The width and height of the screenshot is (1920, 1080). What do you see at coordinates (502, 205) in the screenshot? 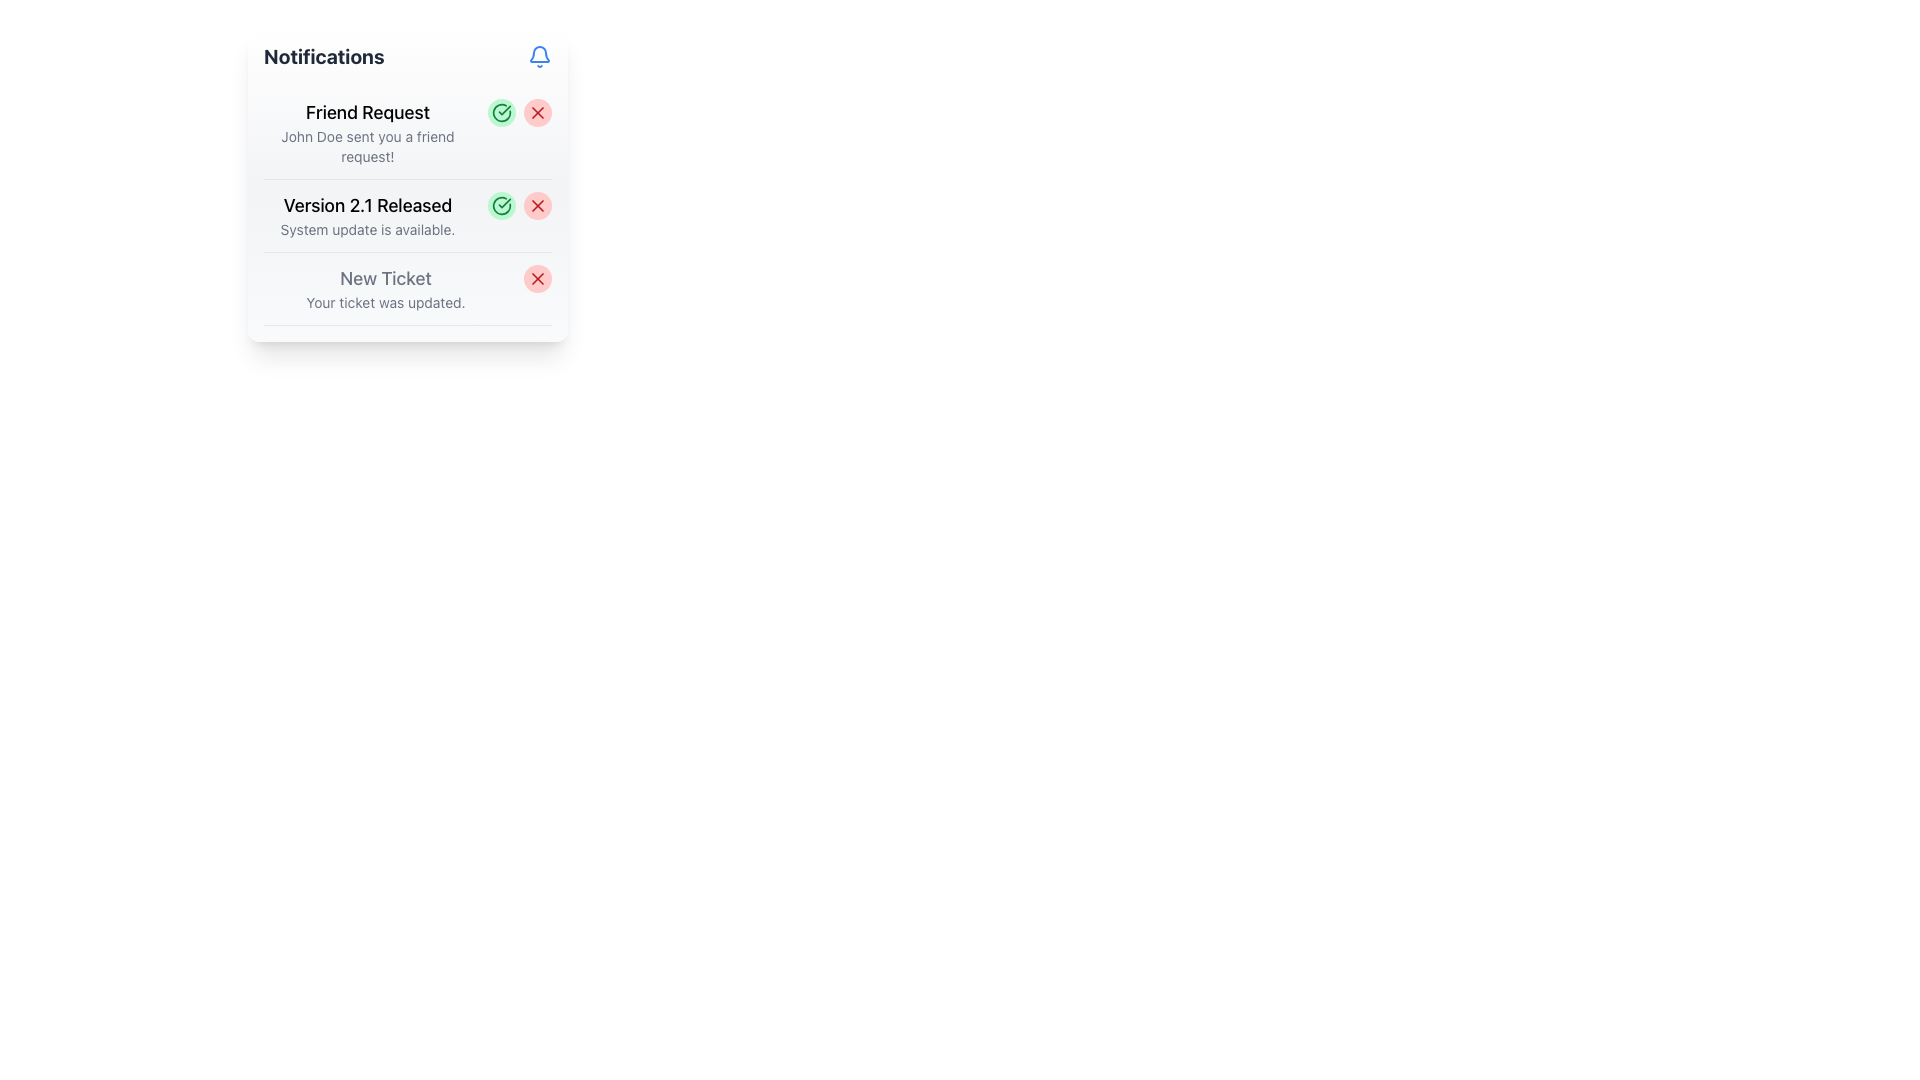
I see `the circular light green button with a dark green checkmark icon` at bounding box center [502, 205].